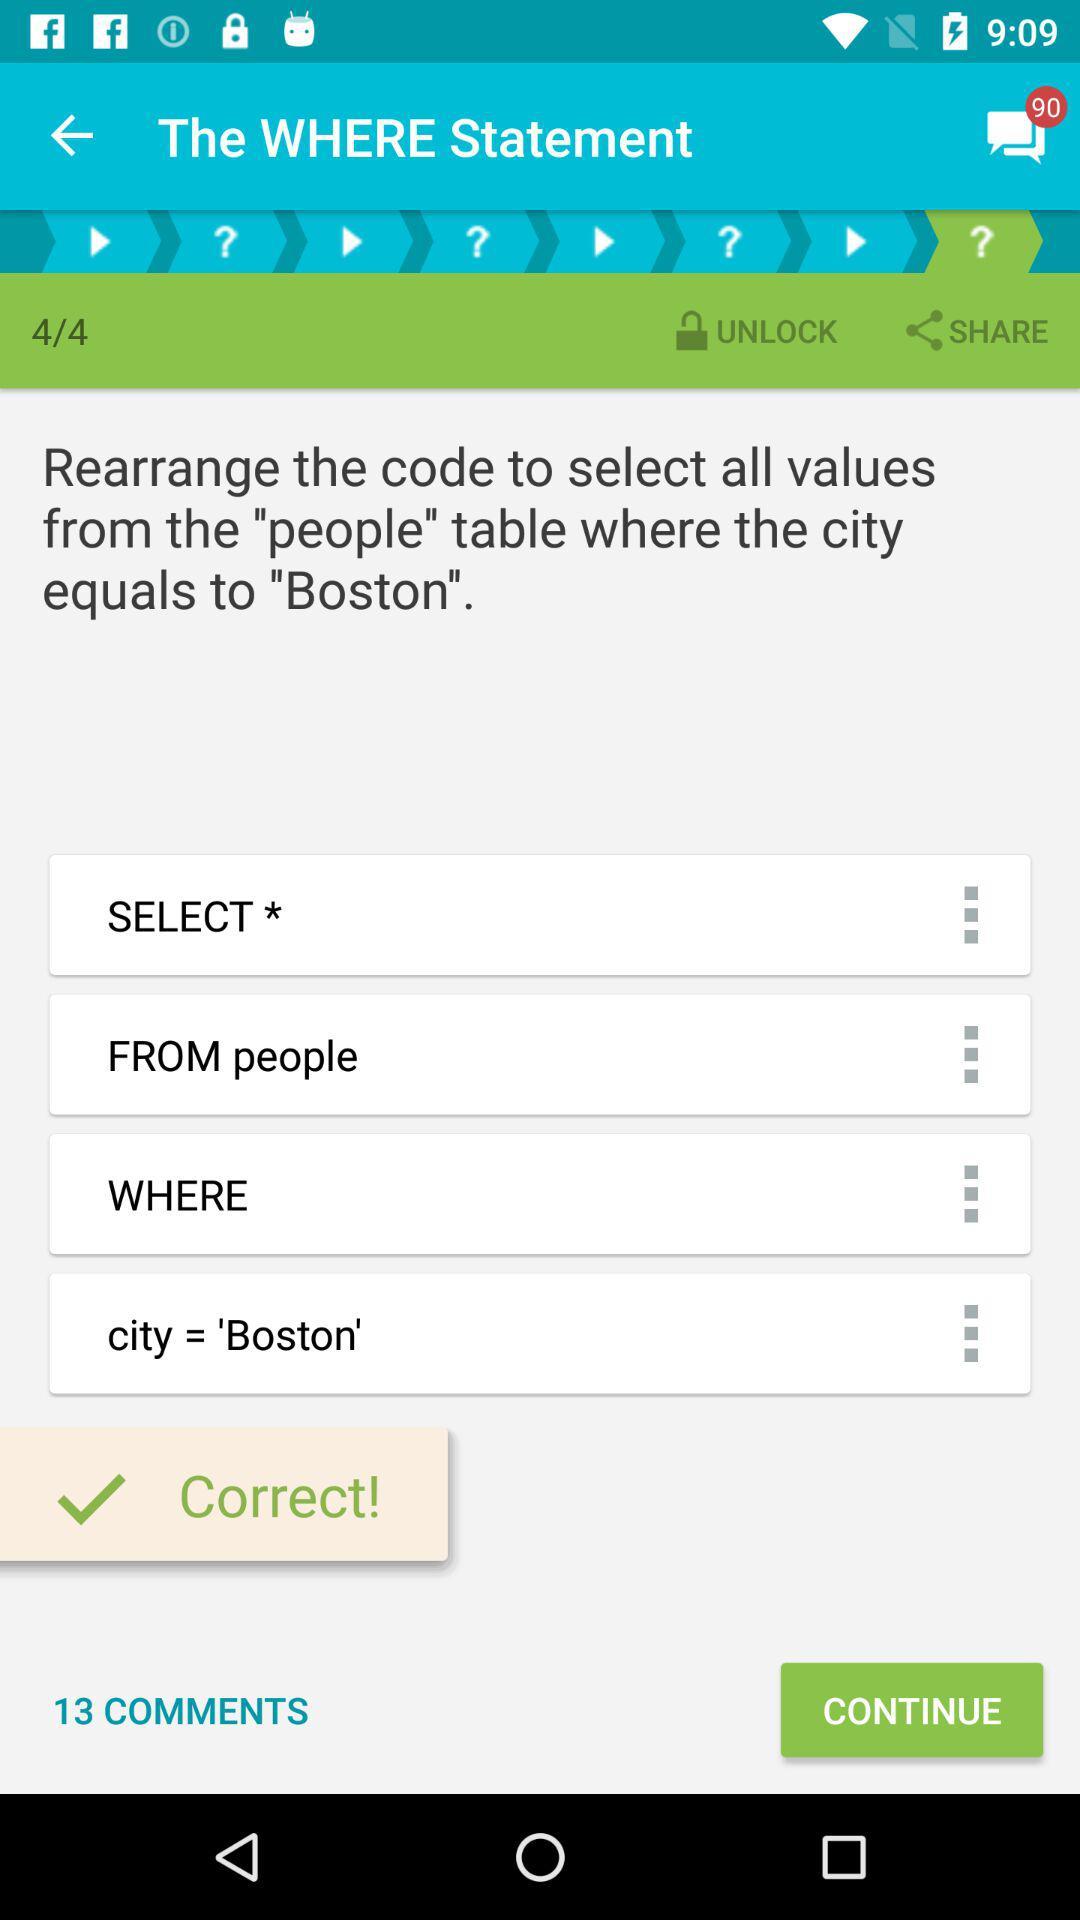 This screenshot has height=1920, width=1080. What do you see at coordinates (72, 135) in the screenshot?
I see `the icon to the left of the where statement icon` at bounding box center [72, 135].